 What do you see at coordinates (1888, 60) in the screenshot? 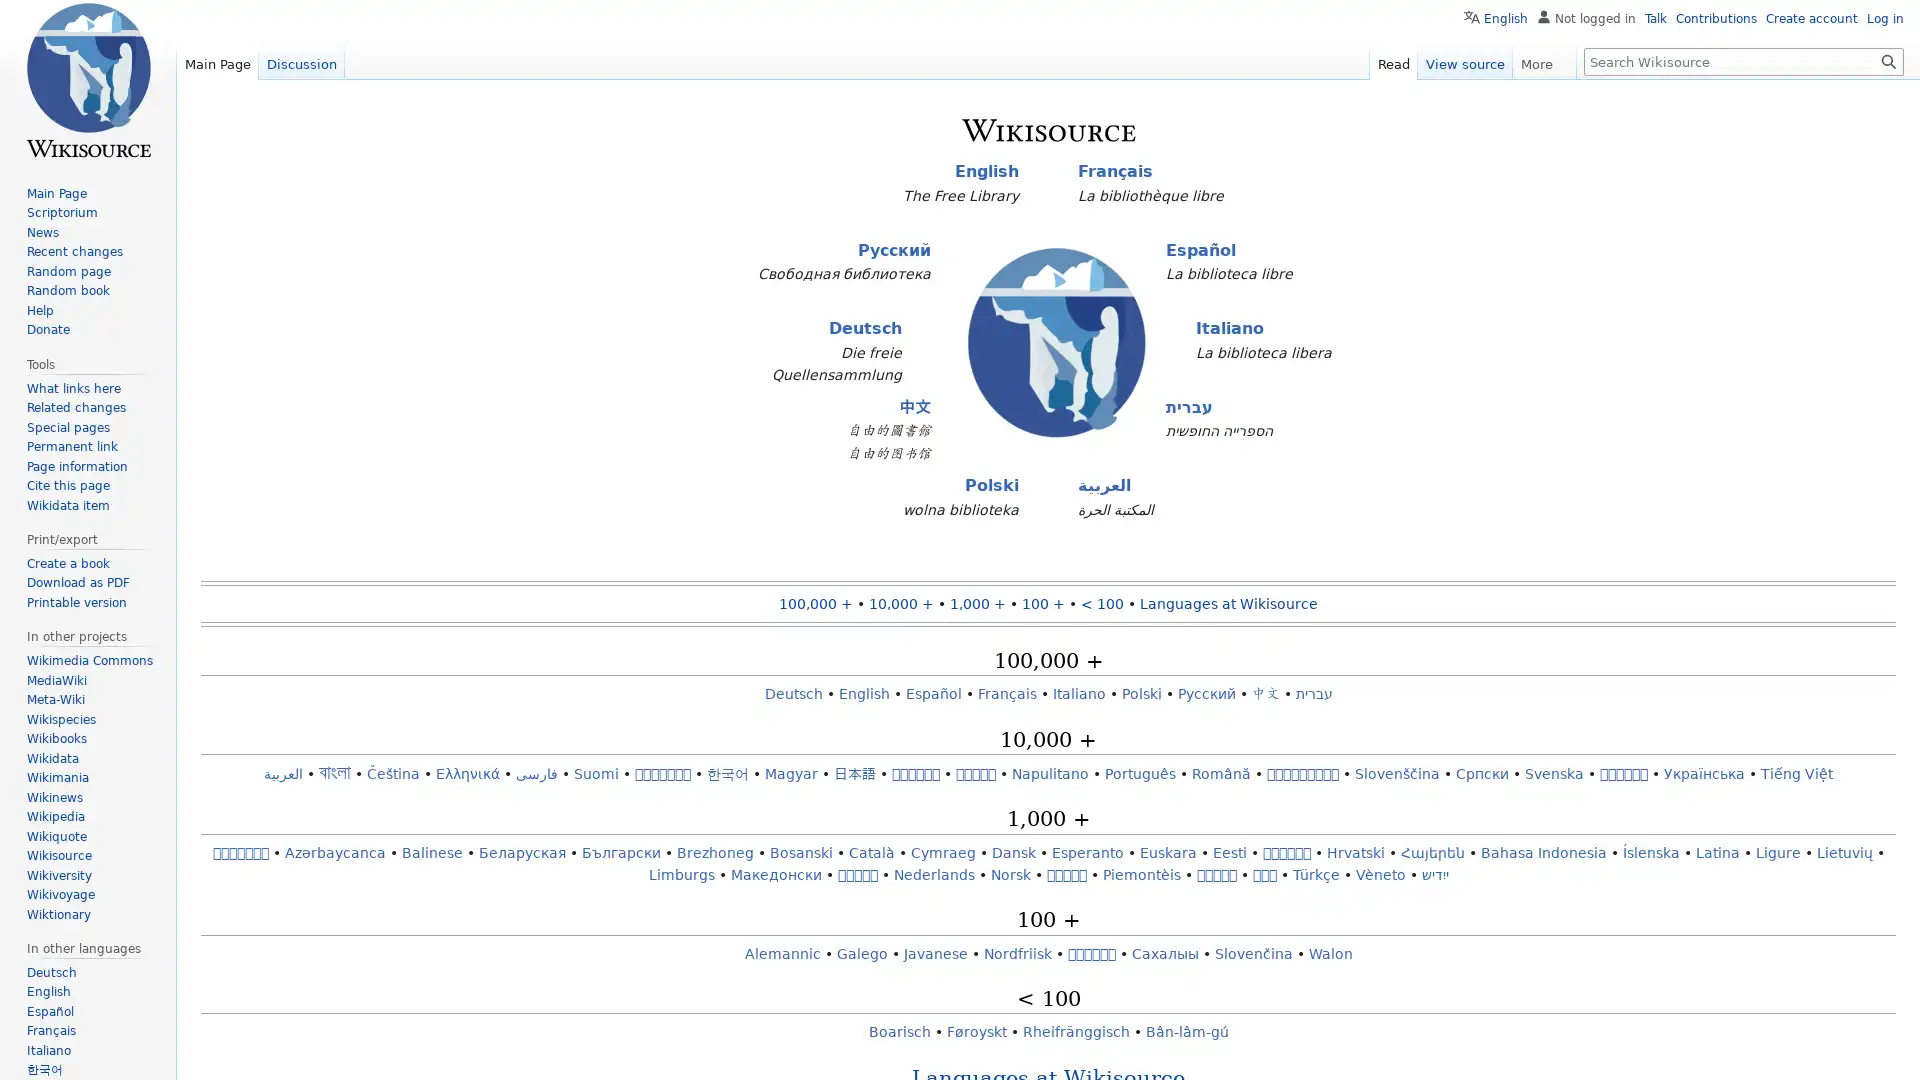
I see `Go` at bounding box center [1888, 60].